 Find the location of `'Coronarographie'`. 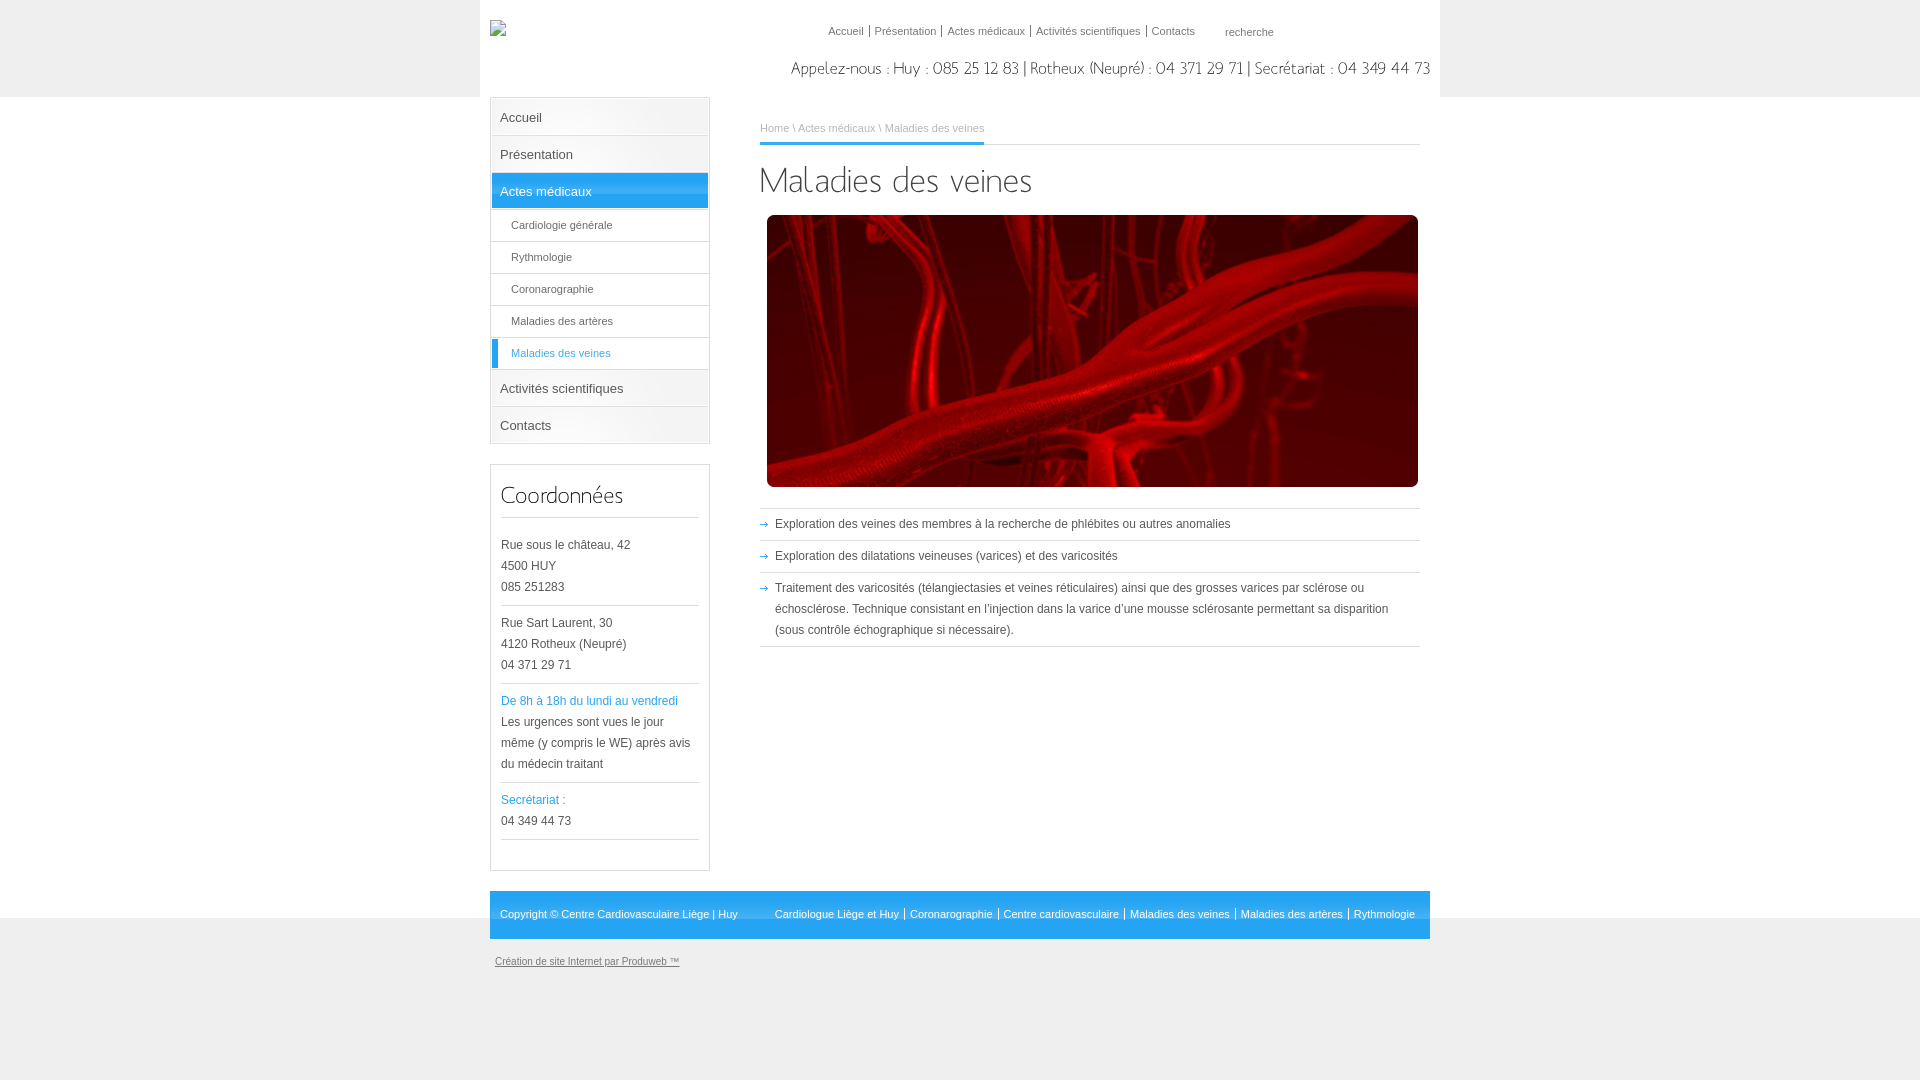

'Coronarographie' is located at coordinates (599, 289).